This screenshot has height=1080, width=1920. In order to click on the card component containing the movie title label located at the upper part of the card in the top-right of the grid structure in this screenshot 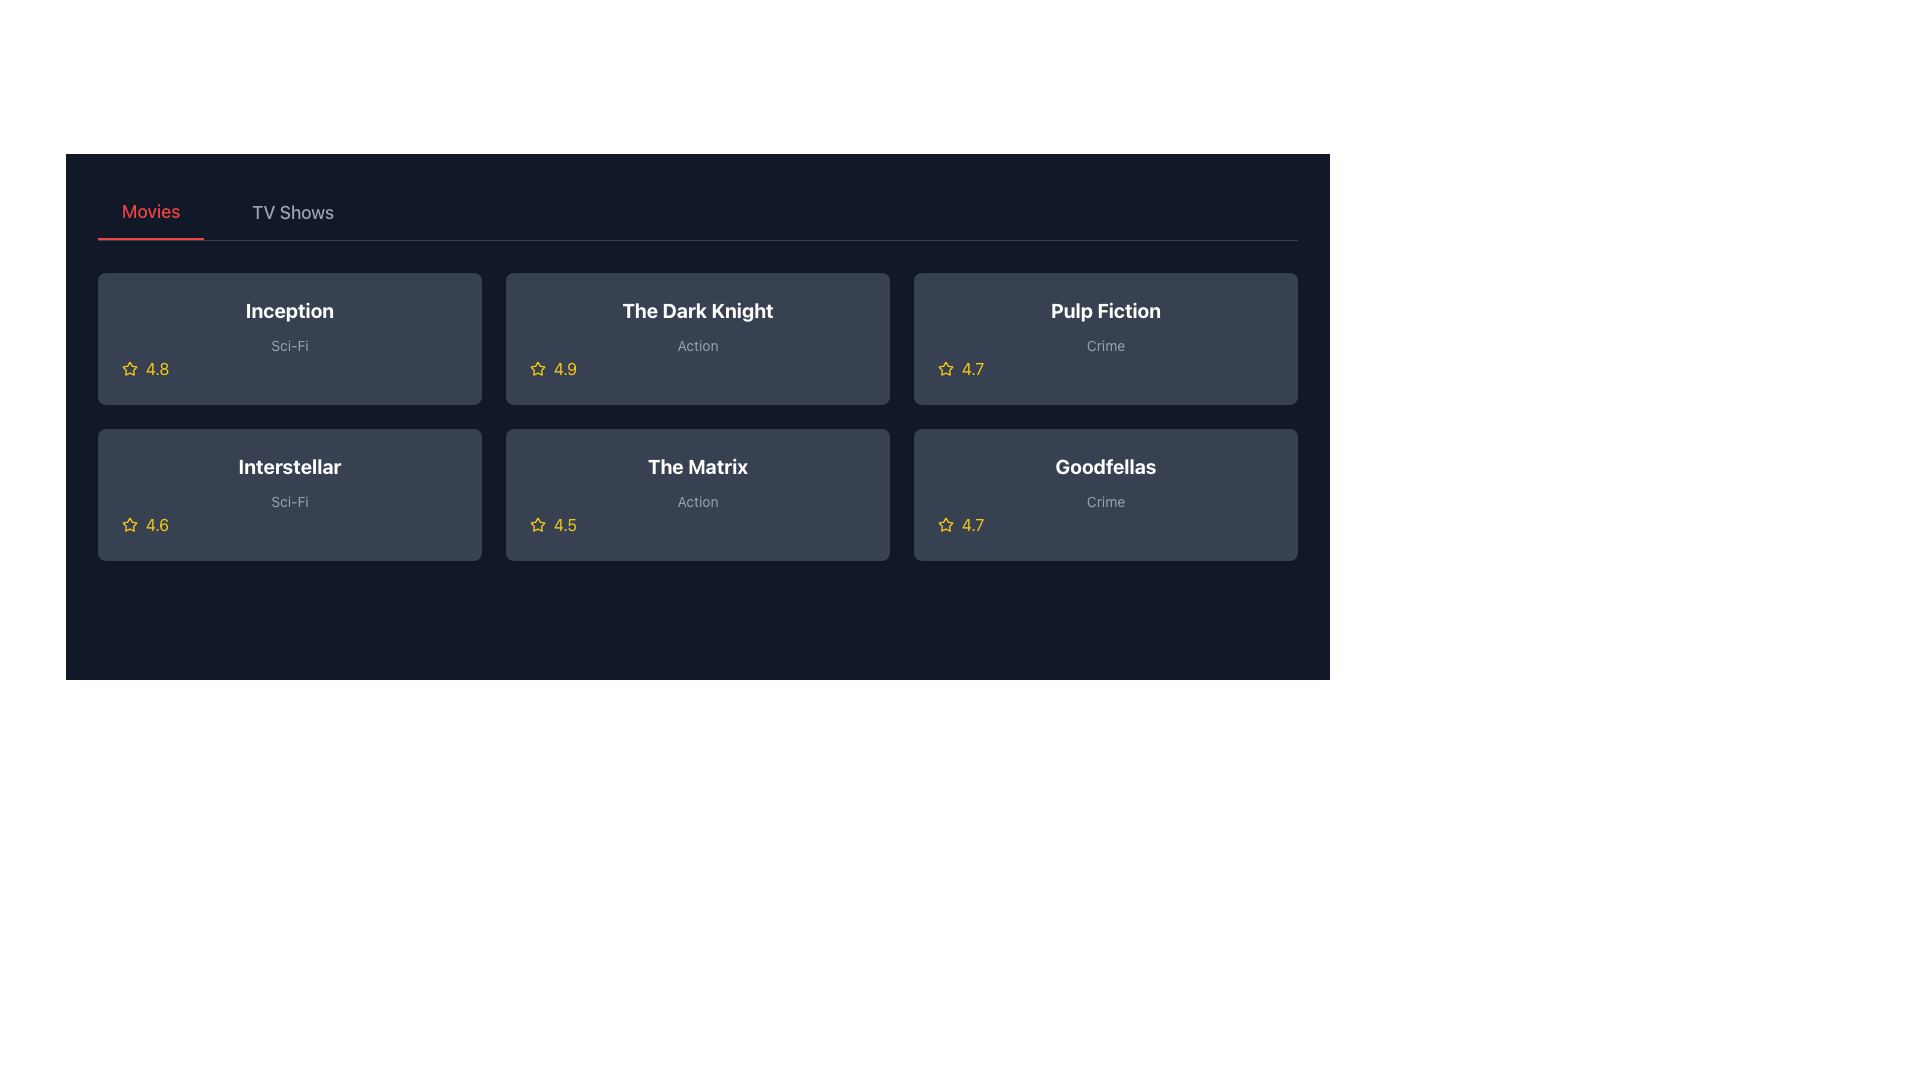, I will do `click(1104, 311)`.